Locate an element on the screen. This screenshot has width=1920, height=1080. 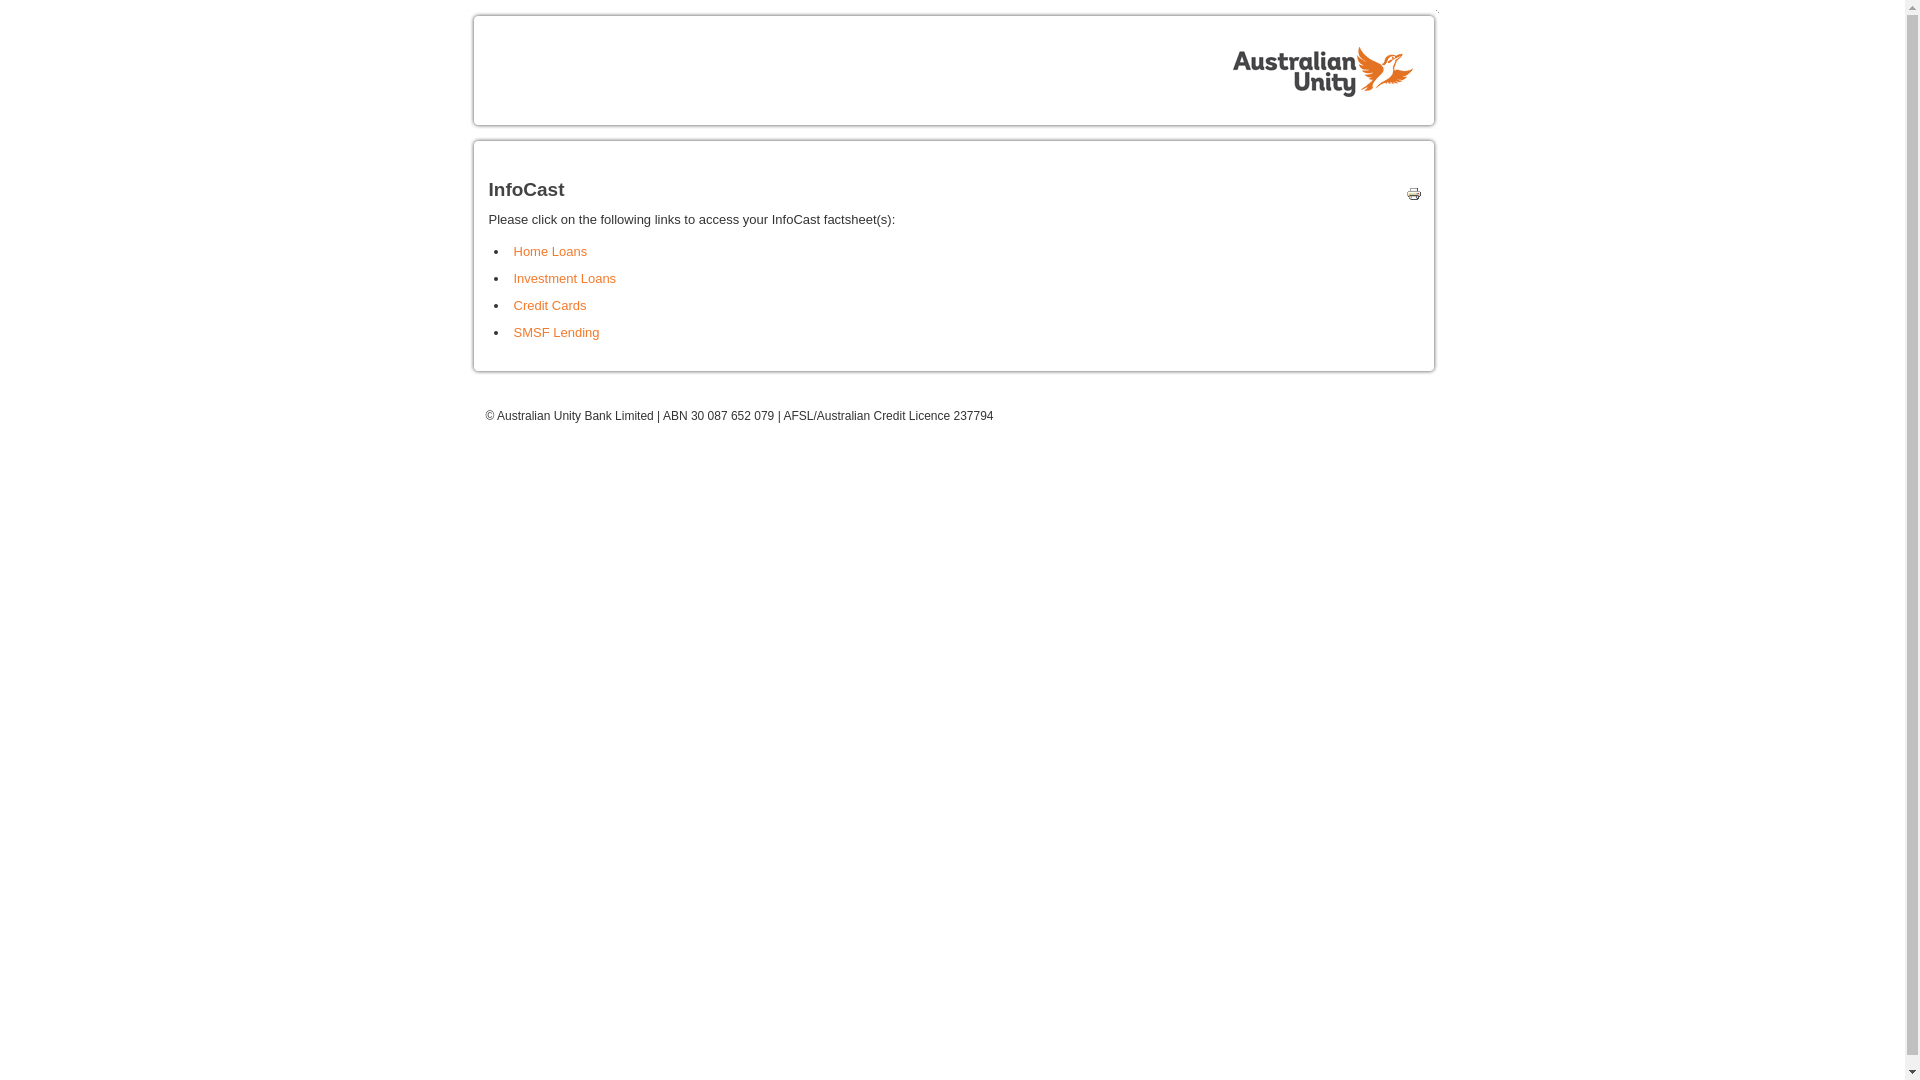
'Home Loans' is located at coordinates (551, 250).